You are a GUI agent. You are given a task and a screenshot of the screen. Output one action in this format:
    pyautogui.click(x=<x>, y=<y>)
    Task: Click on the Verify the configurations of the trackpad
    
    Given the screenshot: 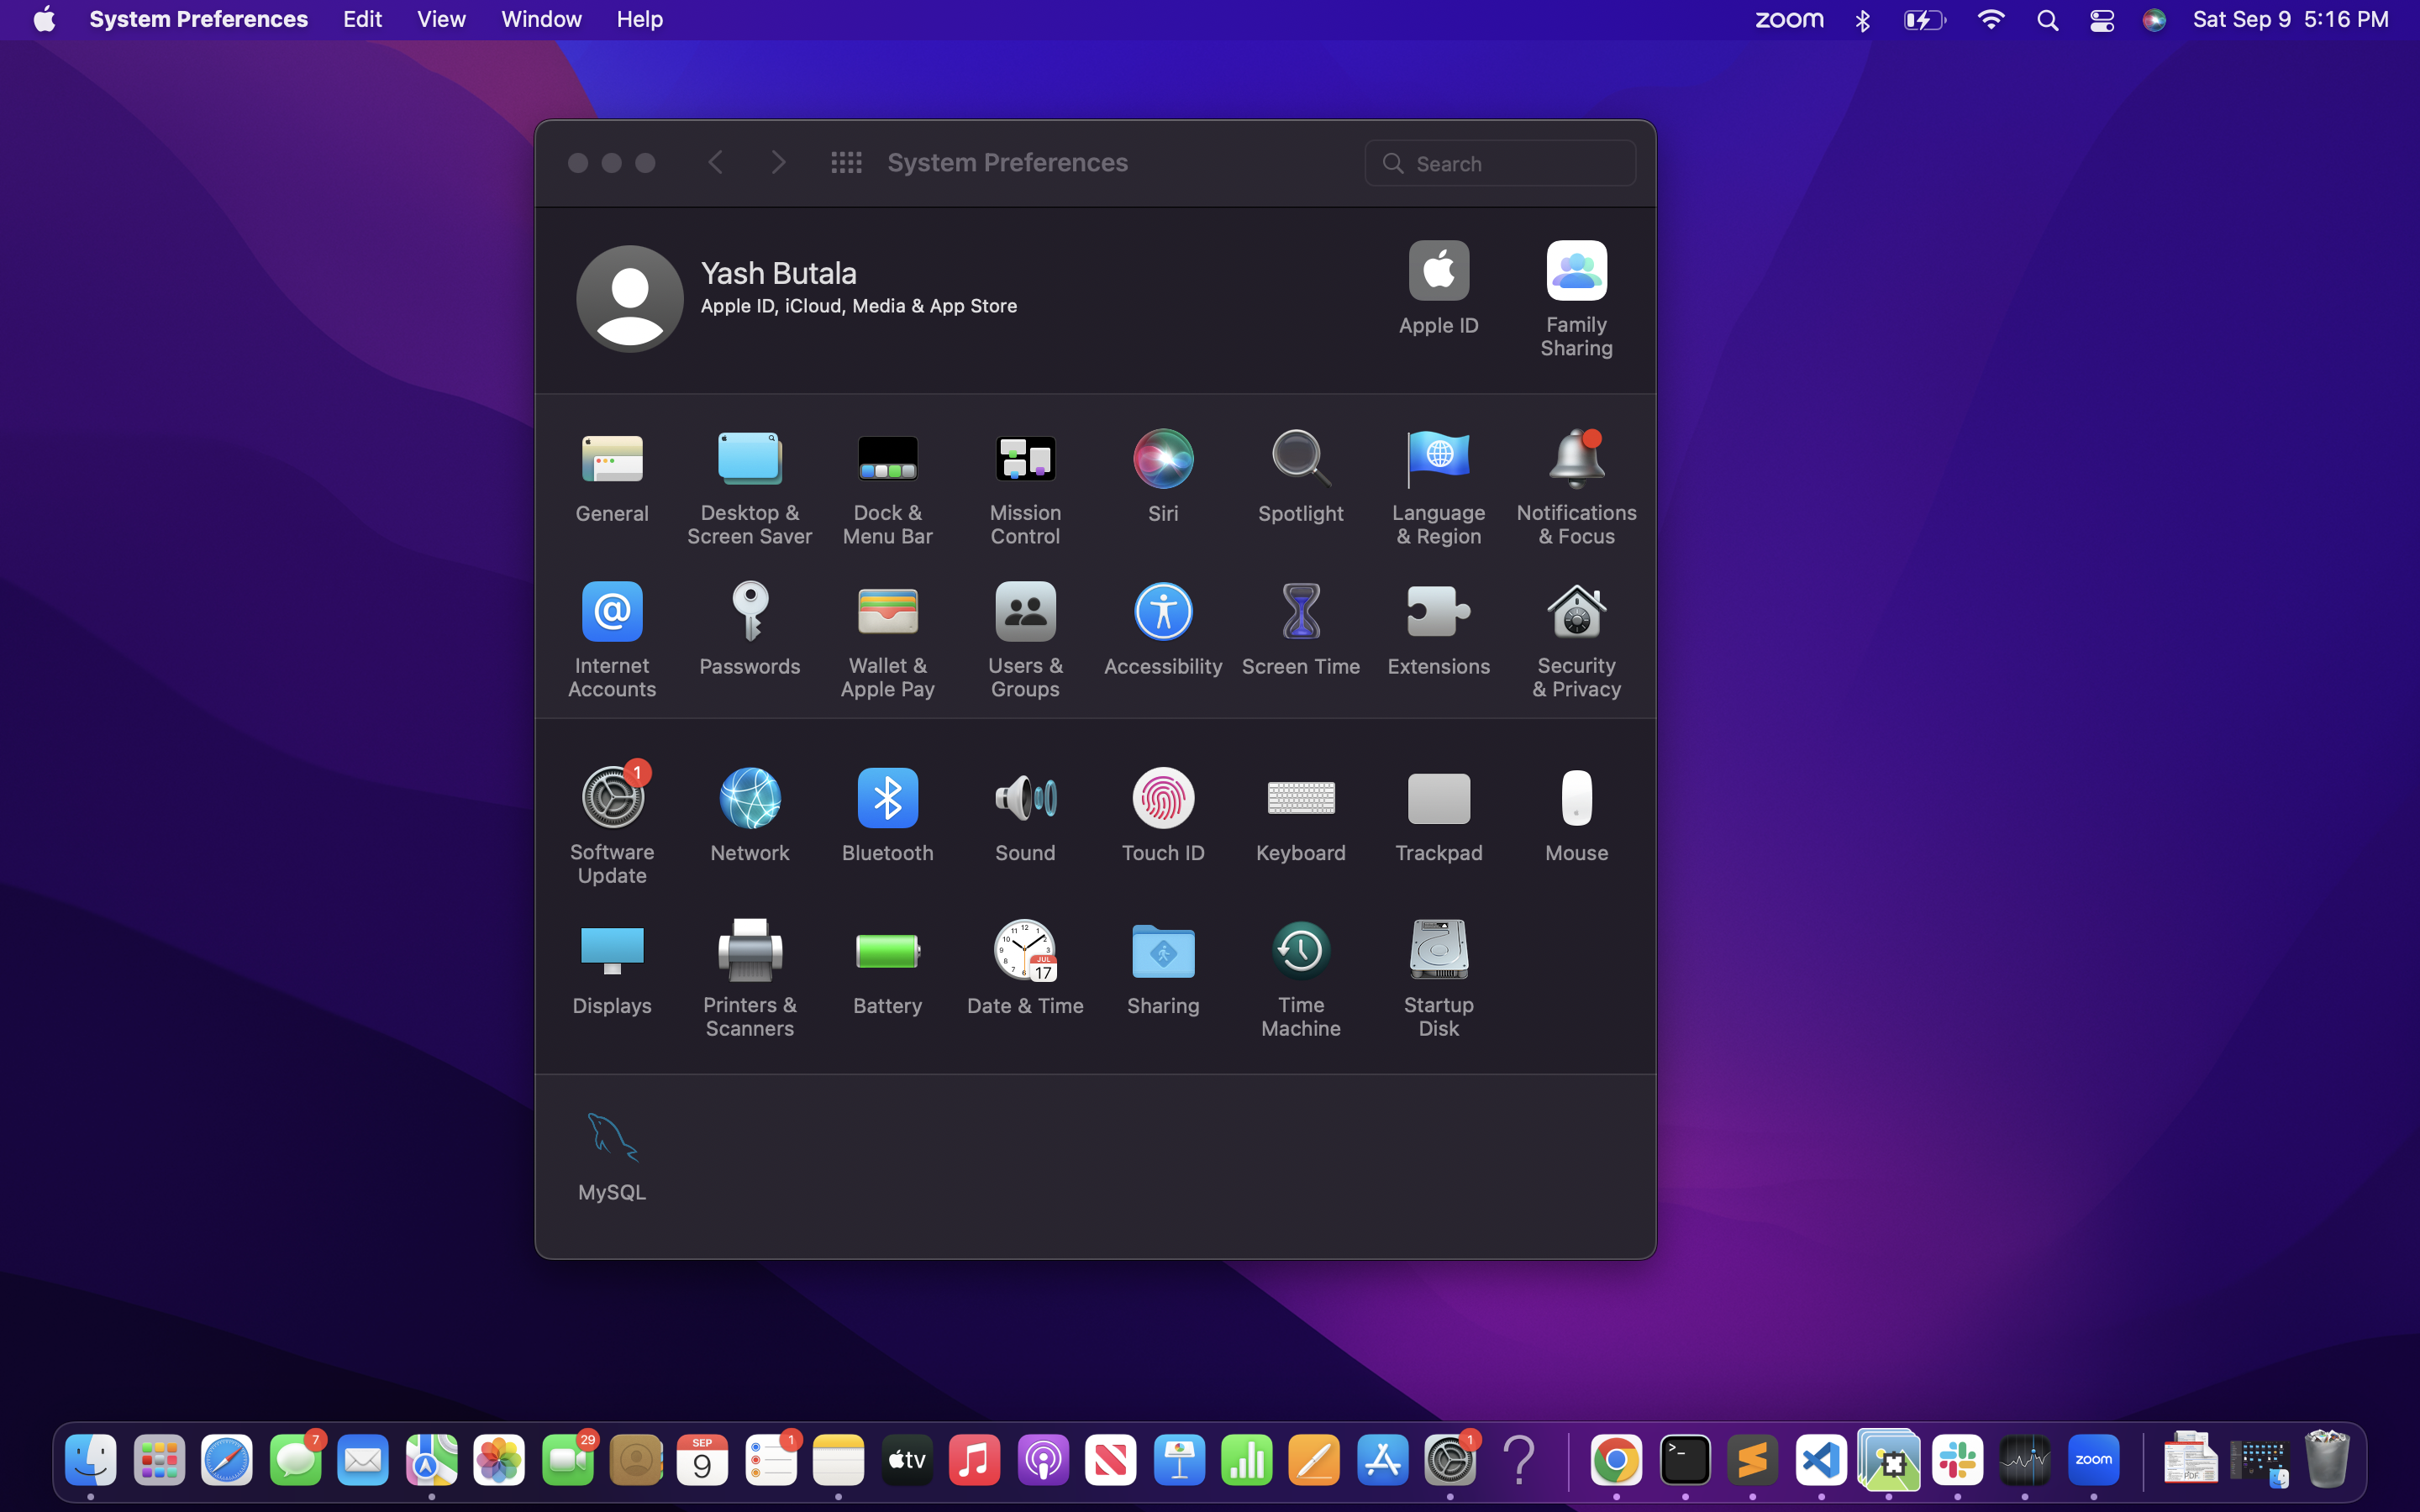 What is the action you would take?
    pyautogui.click(x=1440, y=809)
    